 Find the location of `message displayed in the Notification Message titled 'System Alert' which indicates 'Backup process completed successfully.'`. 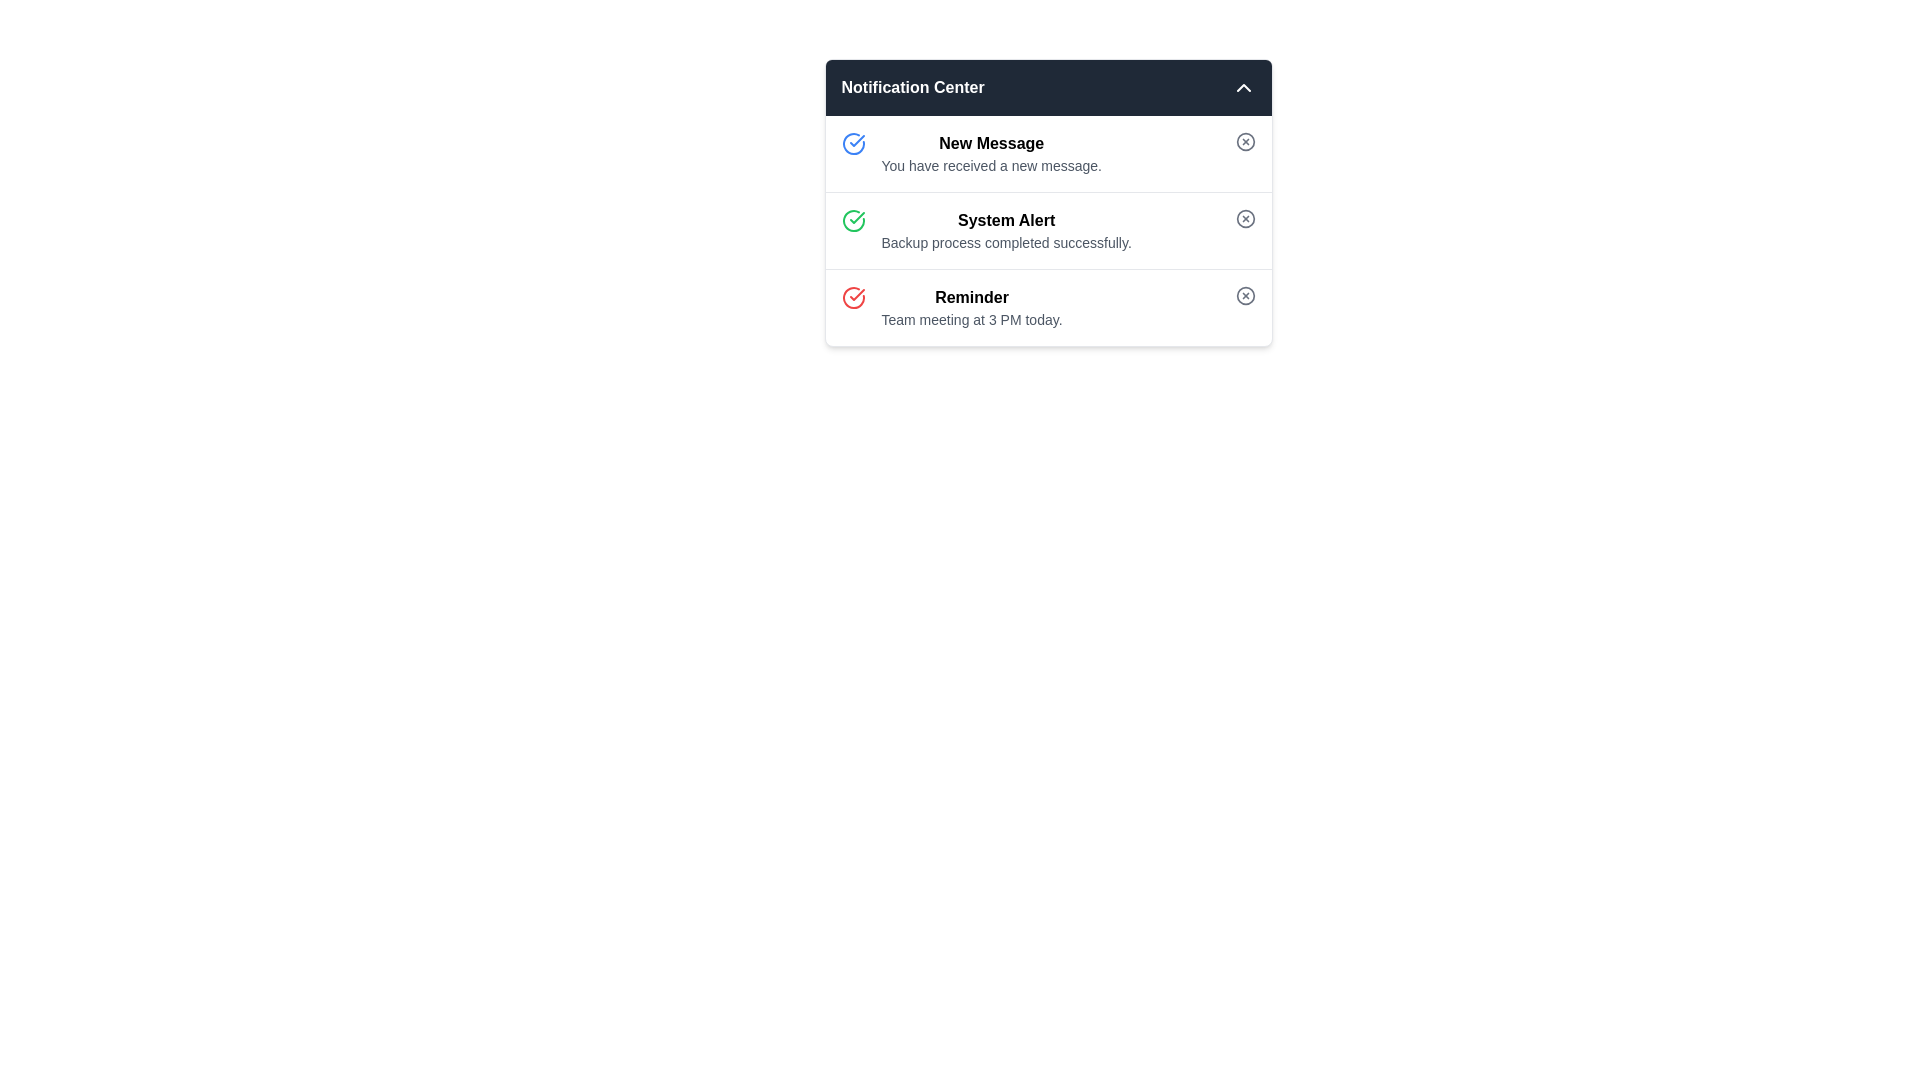

message displayed in the Notification Message titled 'System Alert' which indicates 'Backup process completed successfully.' is located at coordinates (1006, 230).